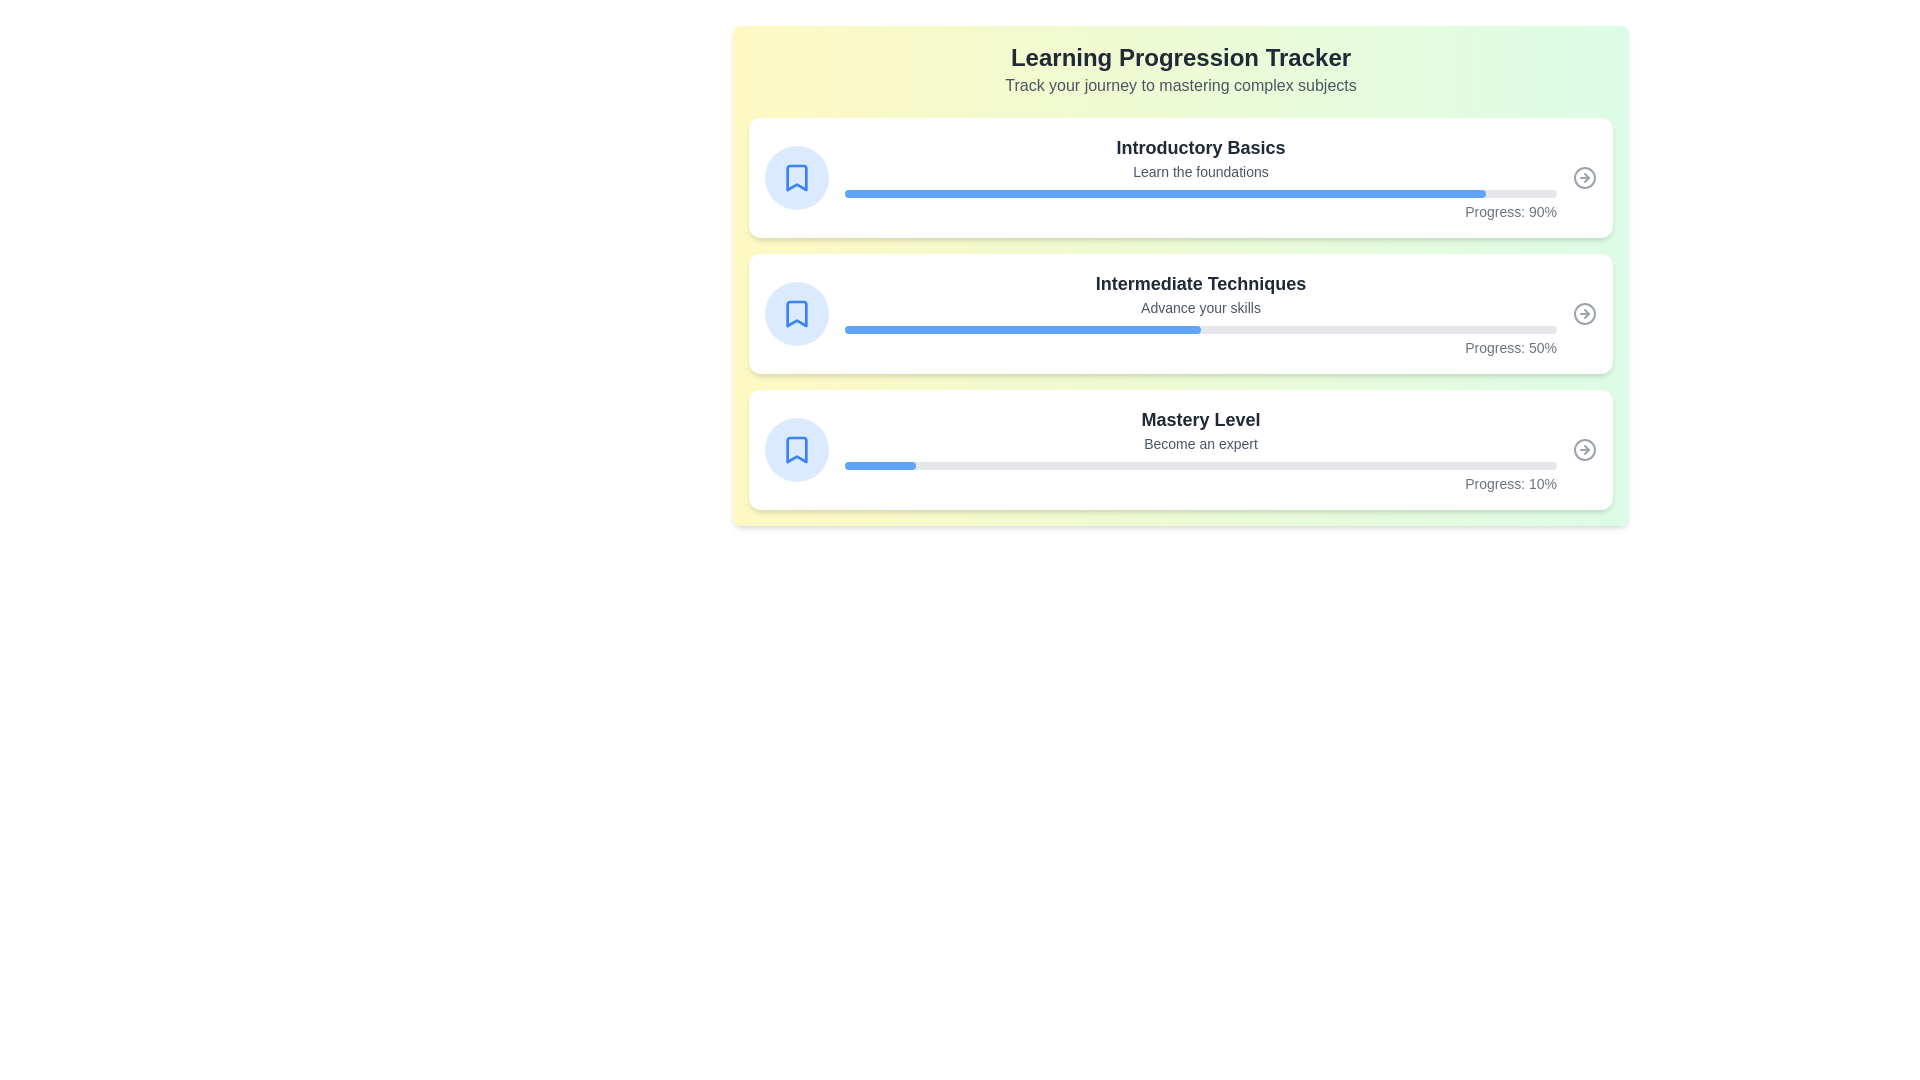 This screenshot has width=1920, height=1080. I want to click on the presence of the small circular shape with a gray outline, which is part of the arrow icon located at the far-right end of the 'Mastery Level' progress bar, so click(1583, 450).